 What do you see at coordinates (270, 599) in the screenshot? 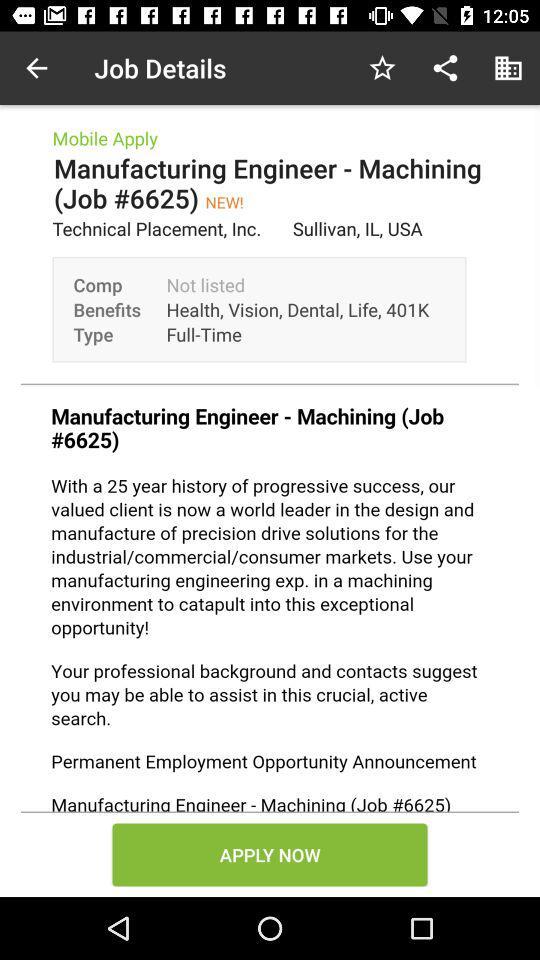
I see `job details` at bounding box center [270, 599].